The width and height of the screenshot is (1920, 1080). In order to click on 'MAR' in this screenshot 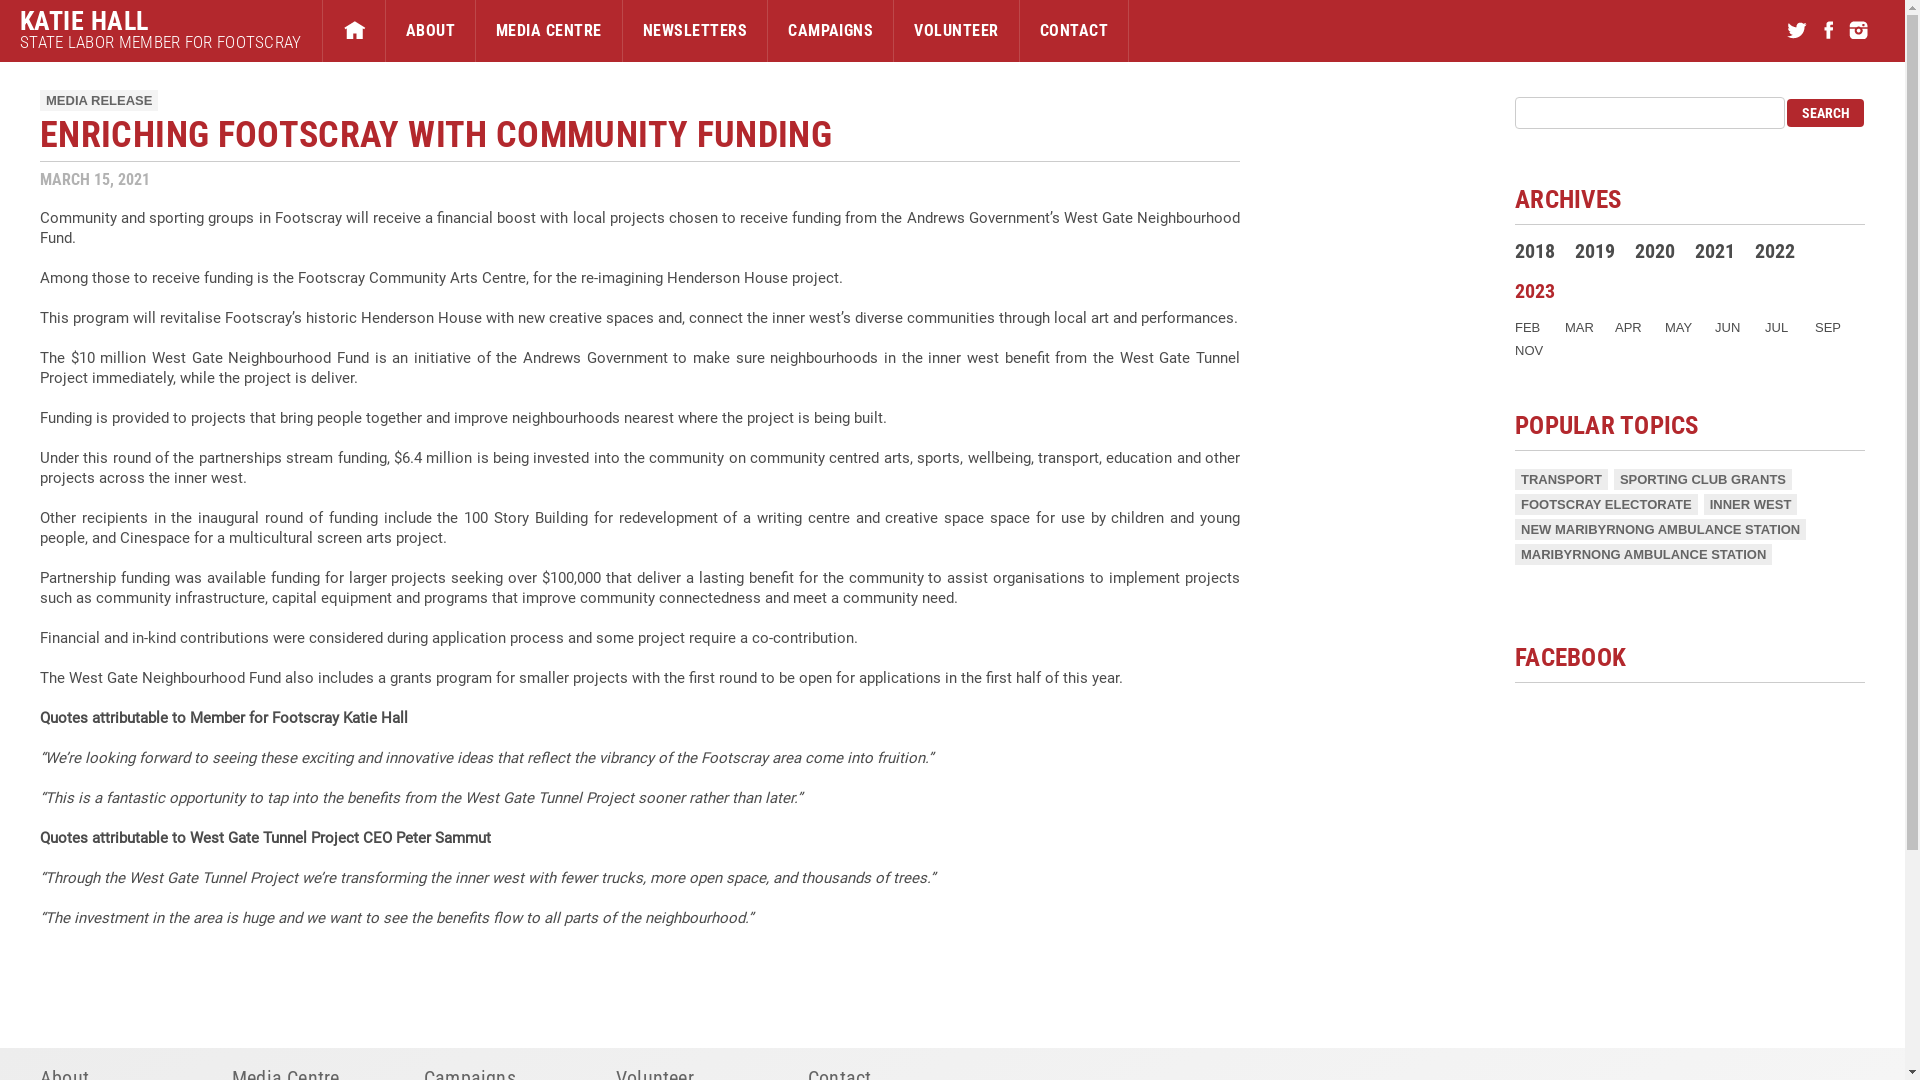, I will do `click(1578, 326)`.